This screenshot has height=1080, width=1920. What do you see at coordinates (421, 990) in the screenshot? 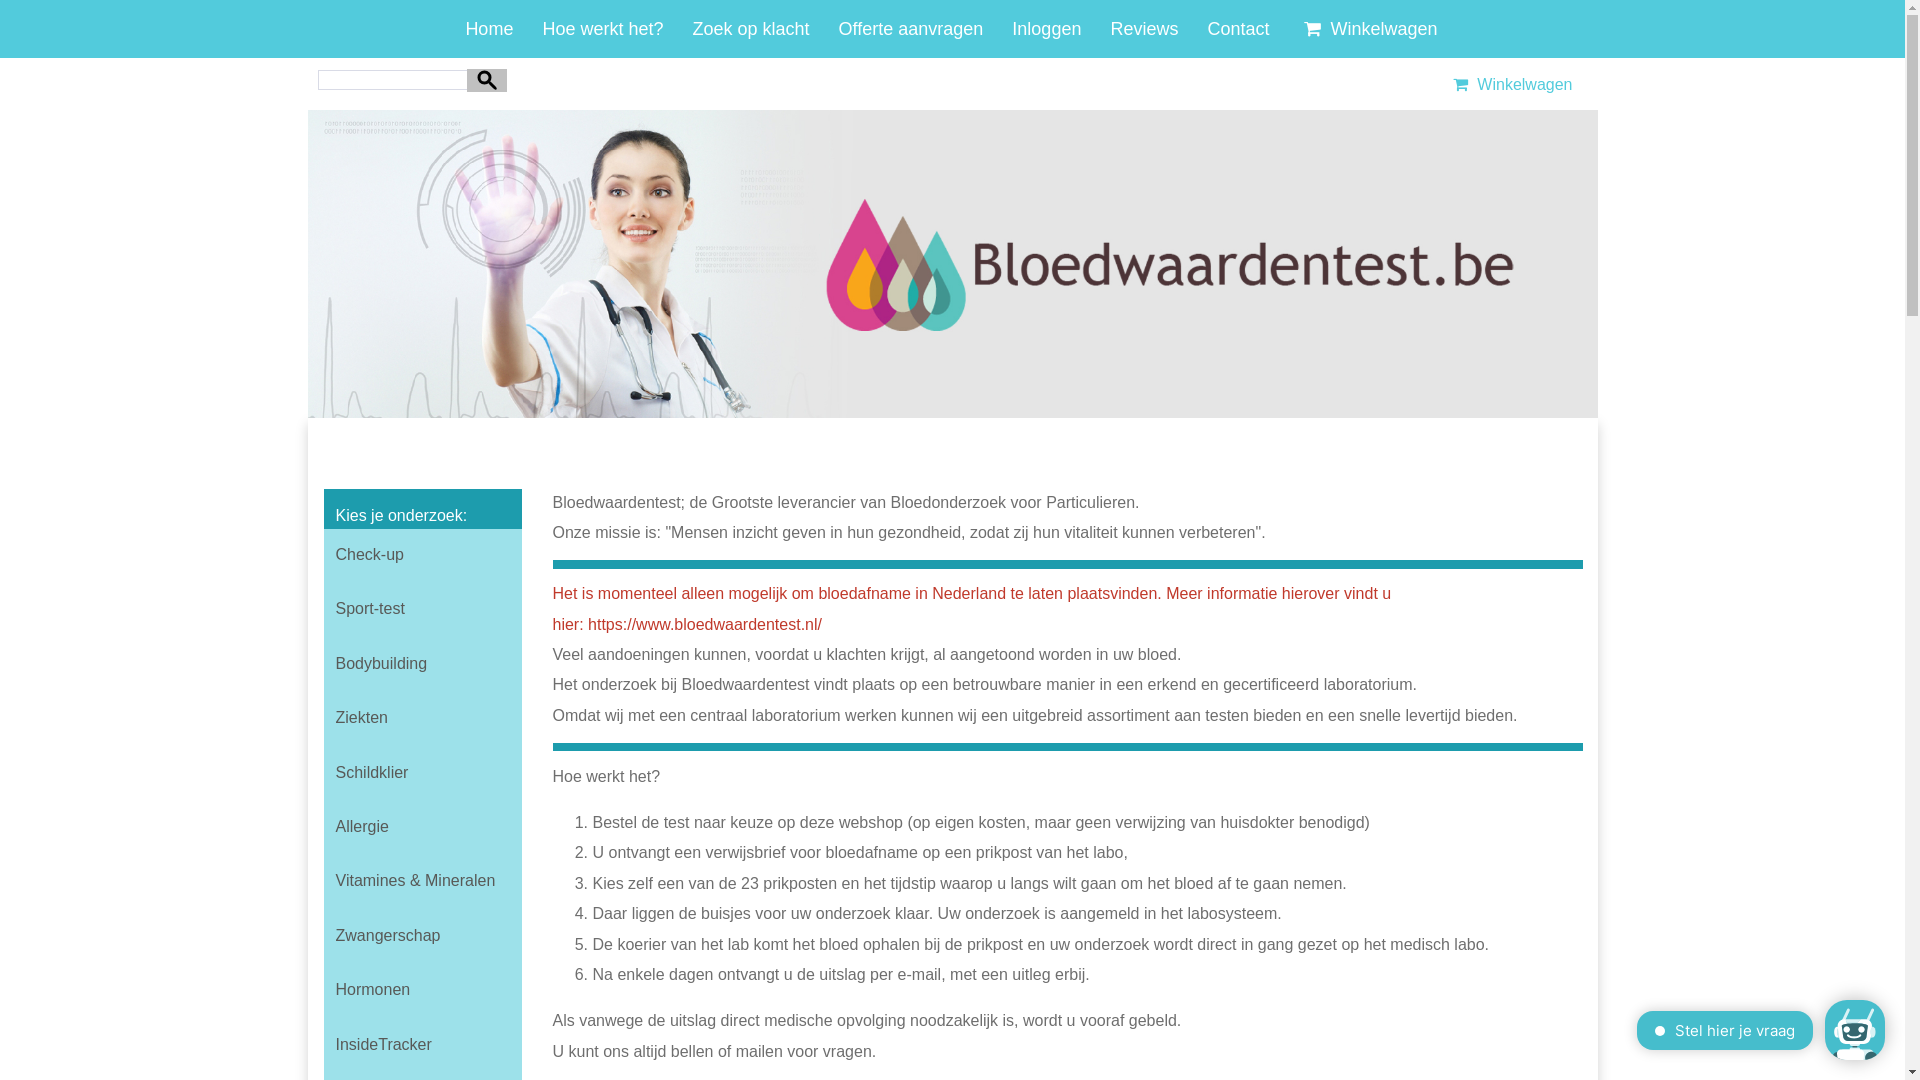
I see `'Hormonen'` at bounding box center [421, 990].